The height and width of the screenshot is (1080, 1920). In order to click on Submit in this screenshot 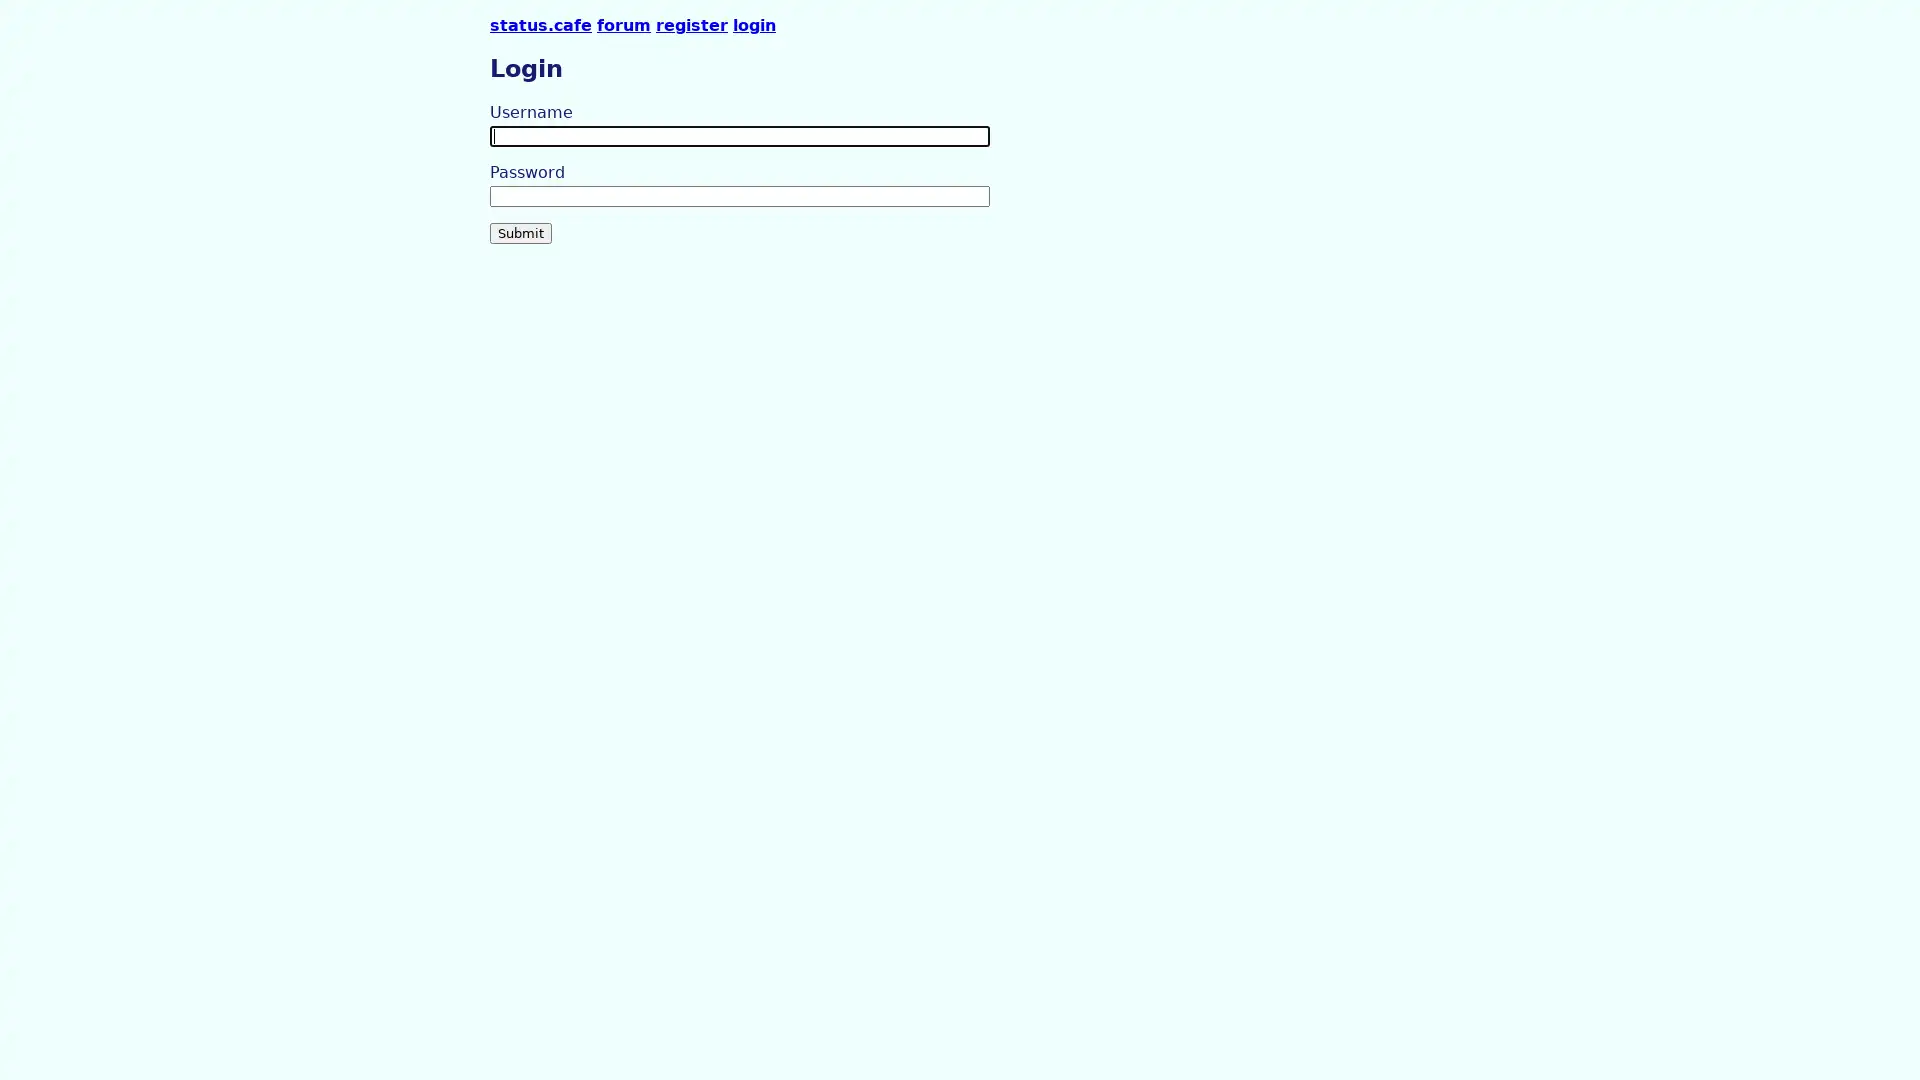, I will do `click(521, 231)`.